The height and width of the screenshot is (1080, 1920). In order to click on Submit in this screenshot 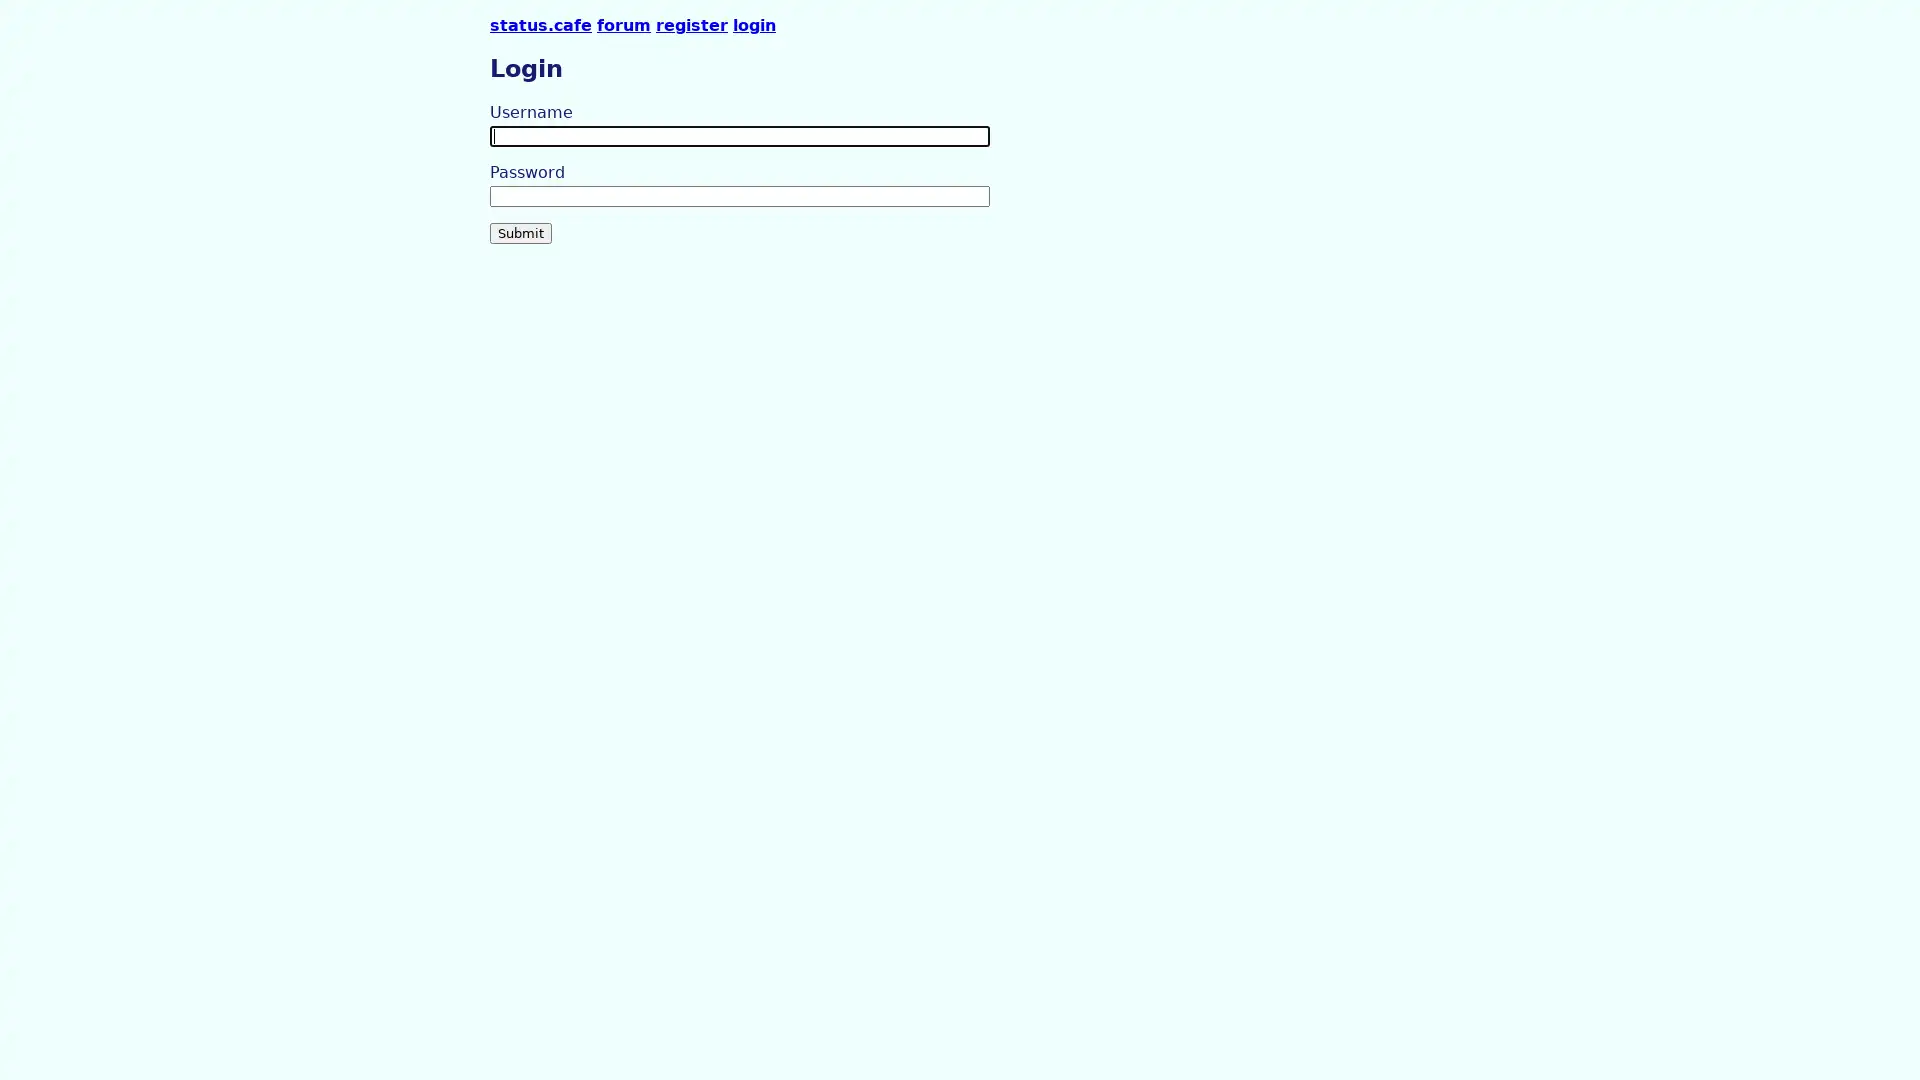, I will do `click(521, 231)`.